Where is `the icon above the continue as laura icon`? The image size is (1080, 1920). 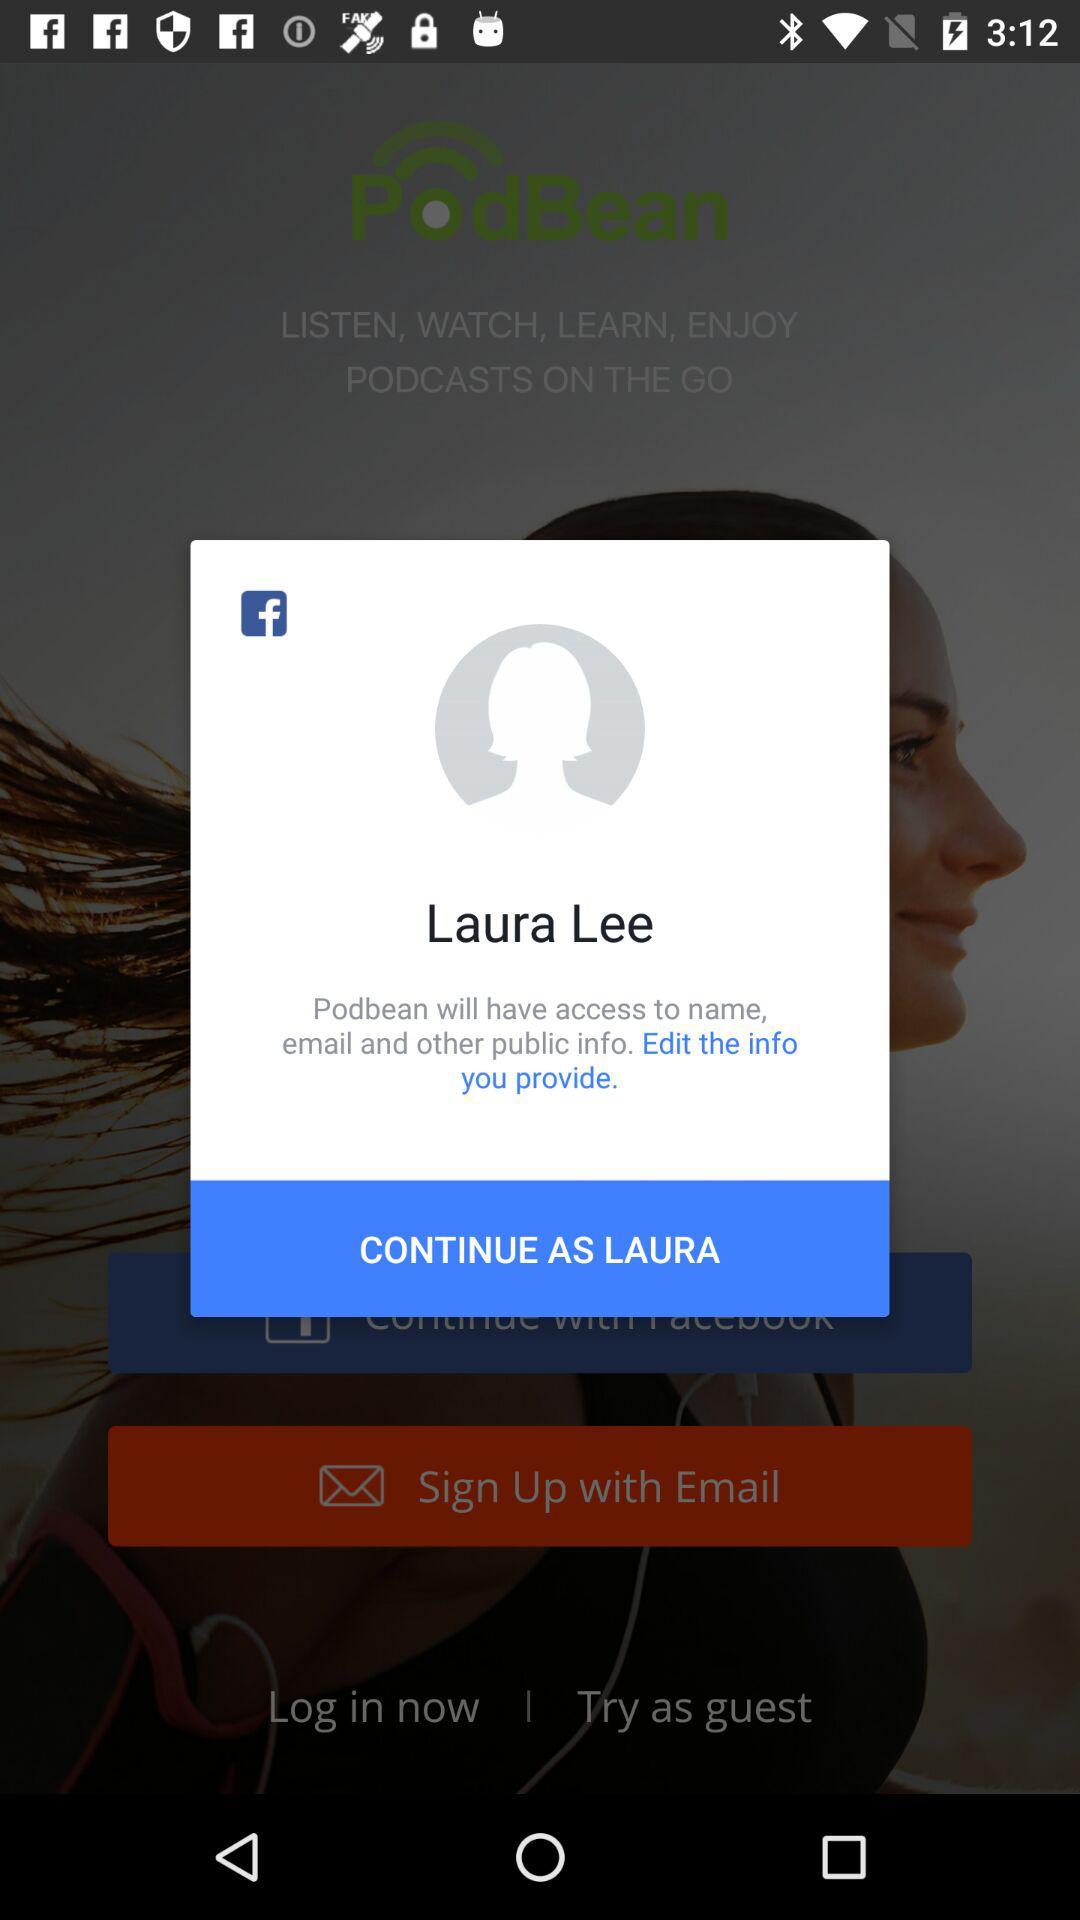 the icon above the continue as laura icon is located at coordinates (540, 1041).